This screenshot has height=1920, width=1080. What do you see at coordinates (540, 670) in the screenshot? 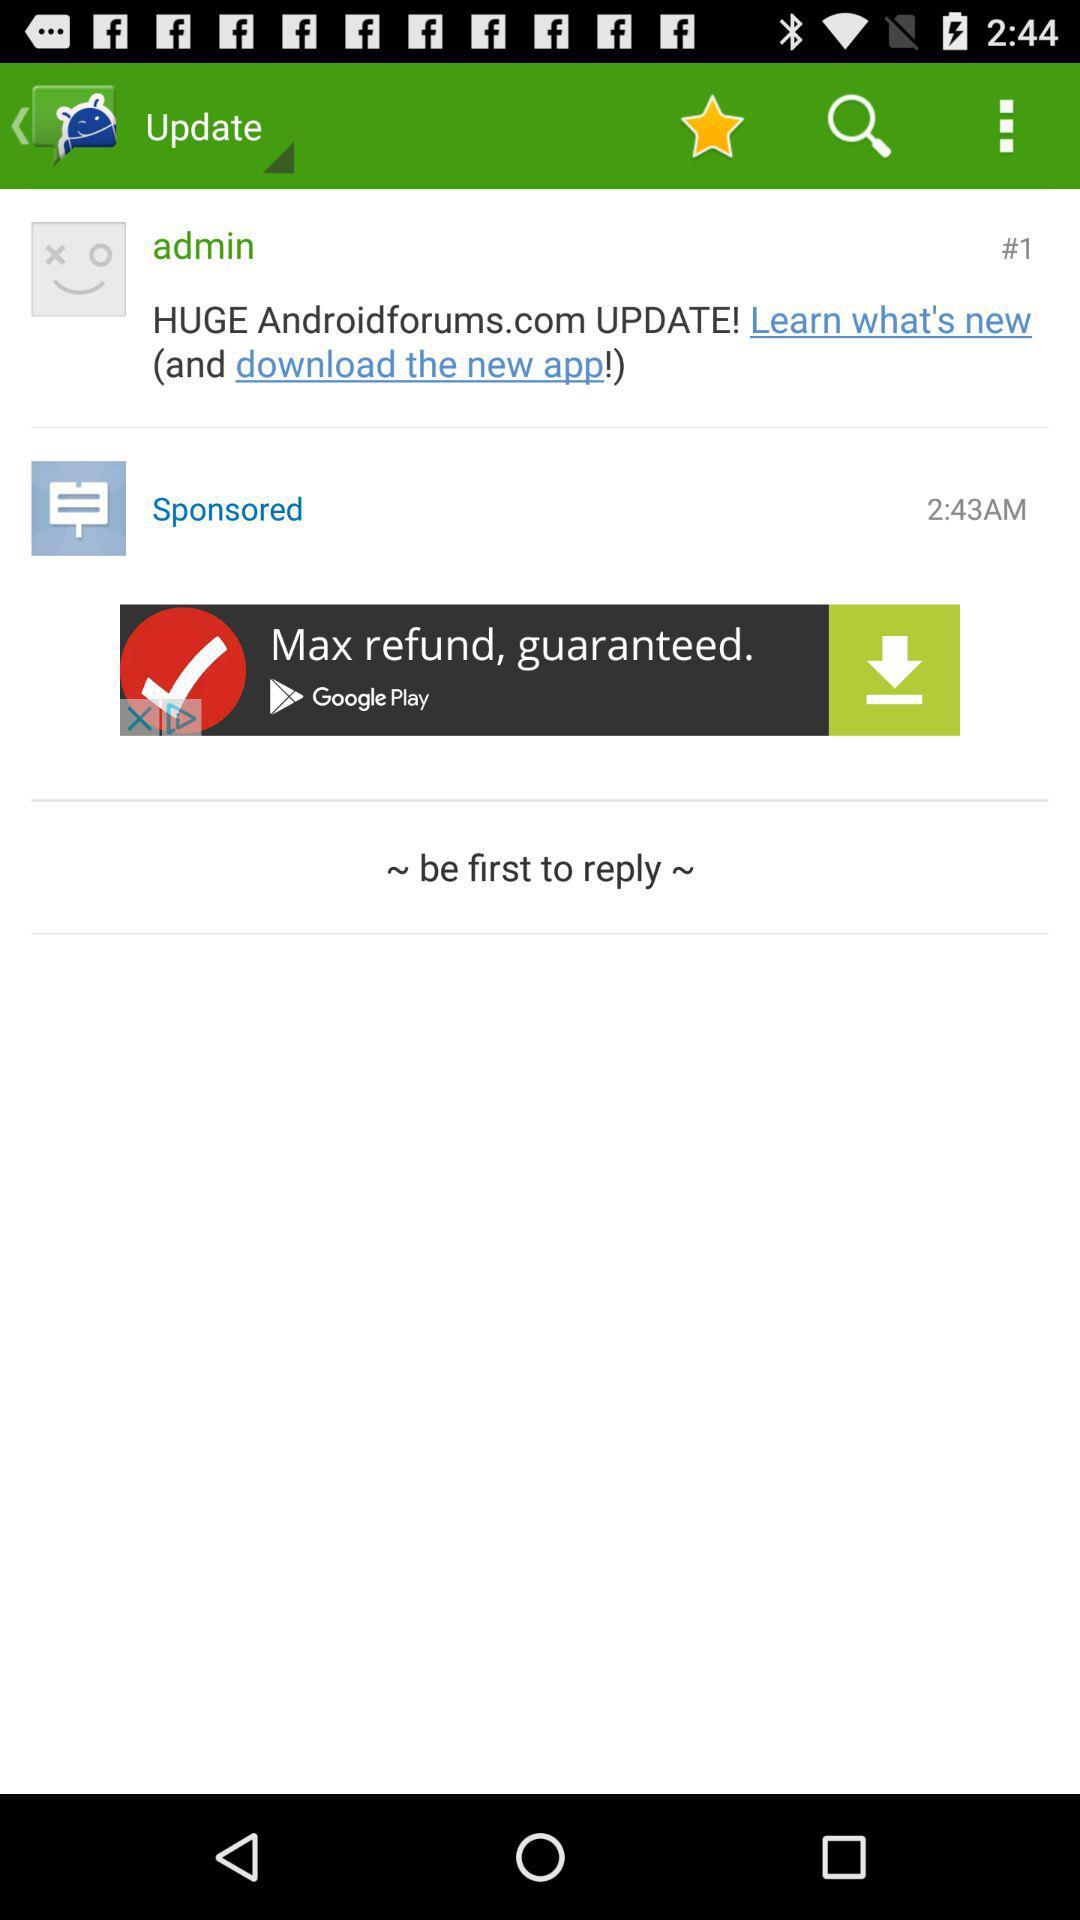
I see `advertisement` at bounding box center [540, 670].